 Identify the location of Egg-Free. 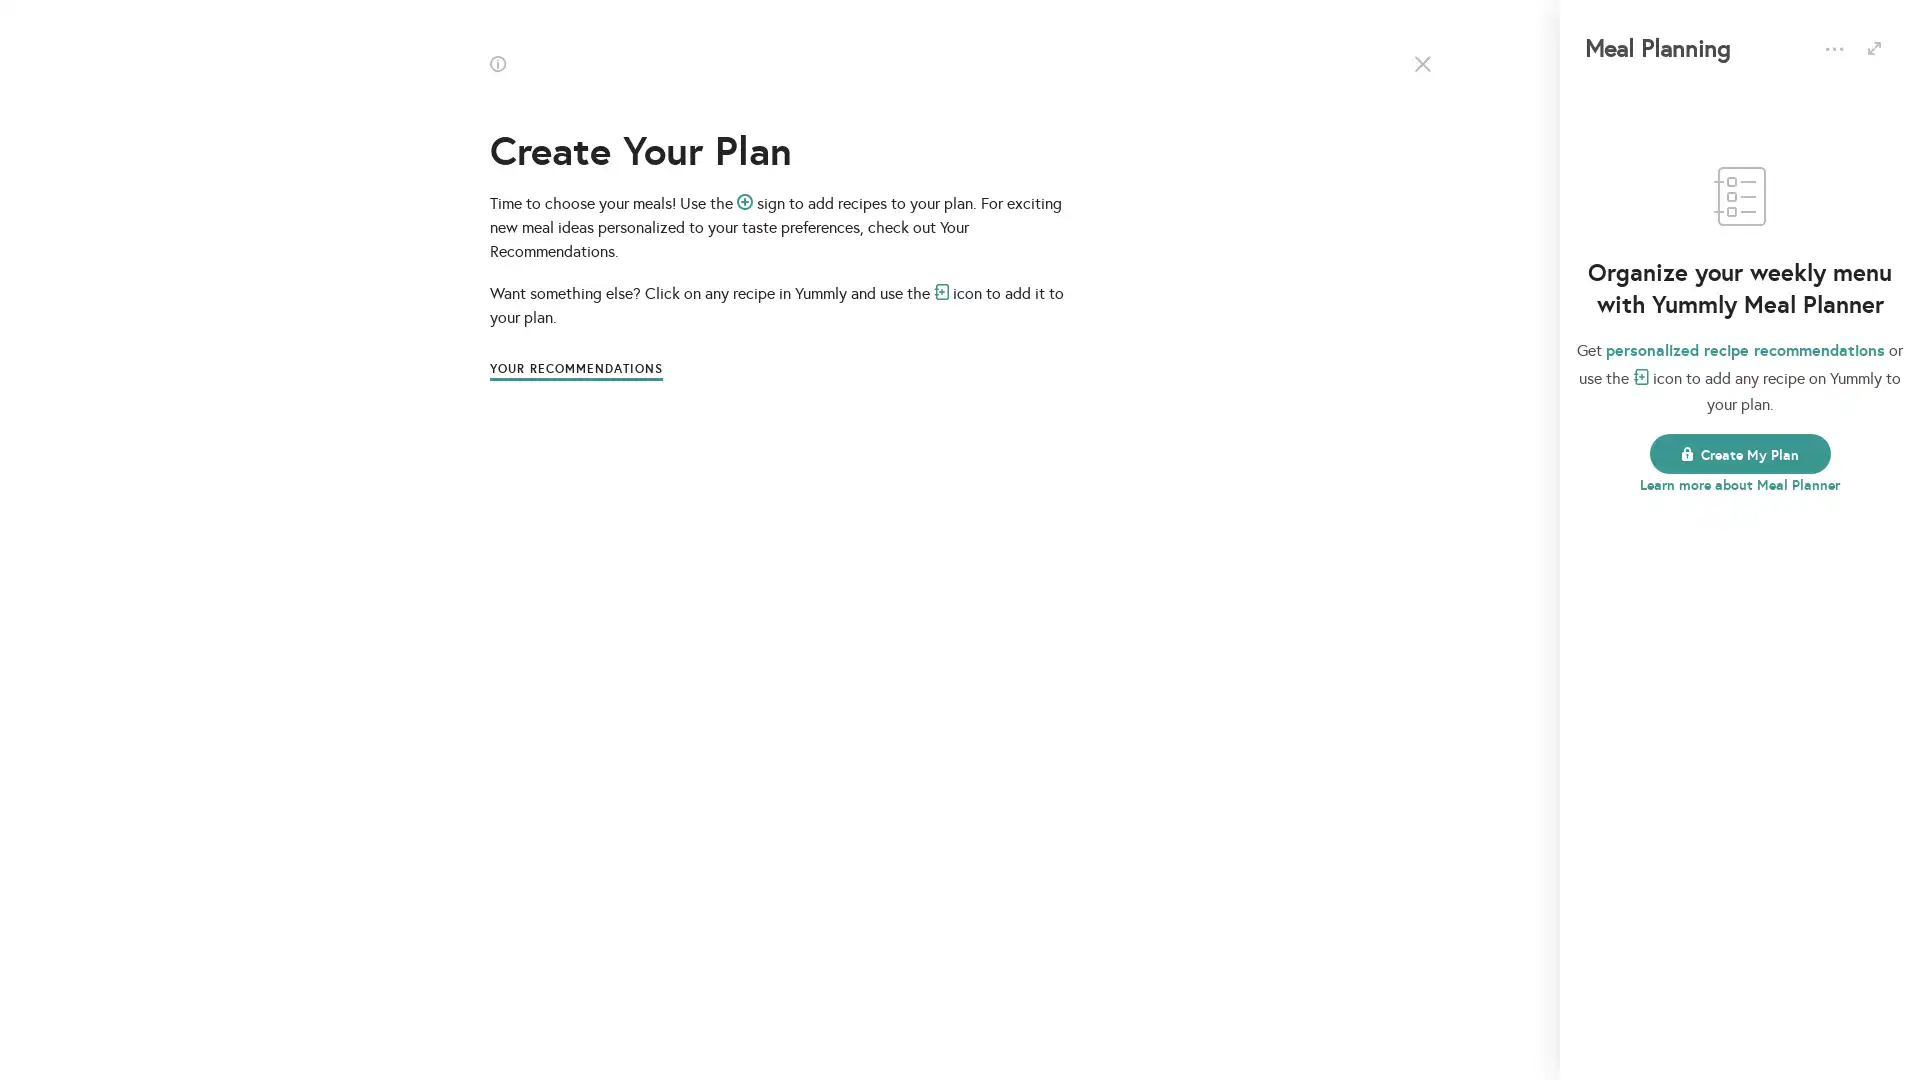
(1760, 411).